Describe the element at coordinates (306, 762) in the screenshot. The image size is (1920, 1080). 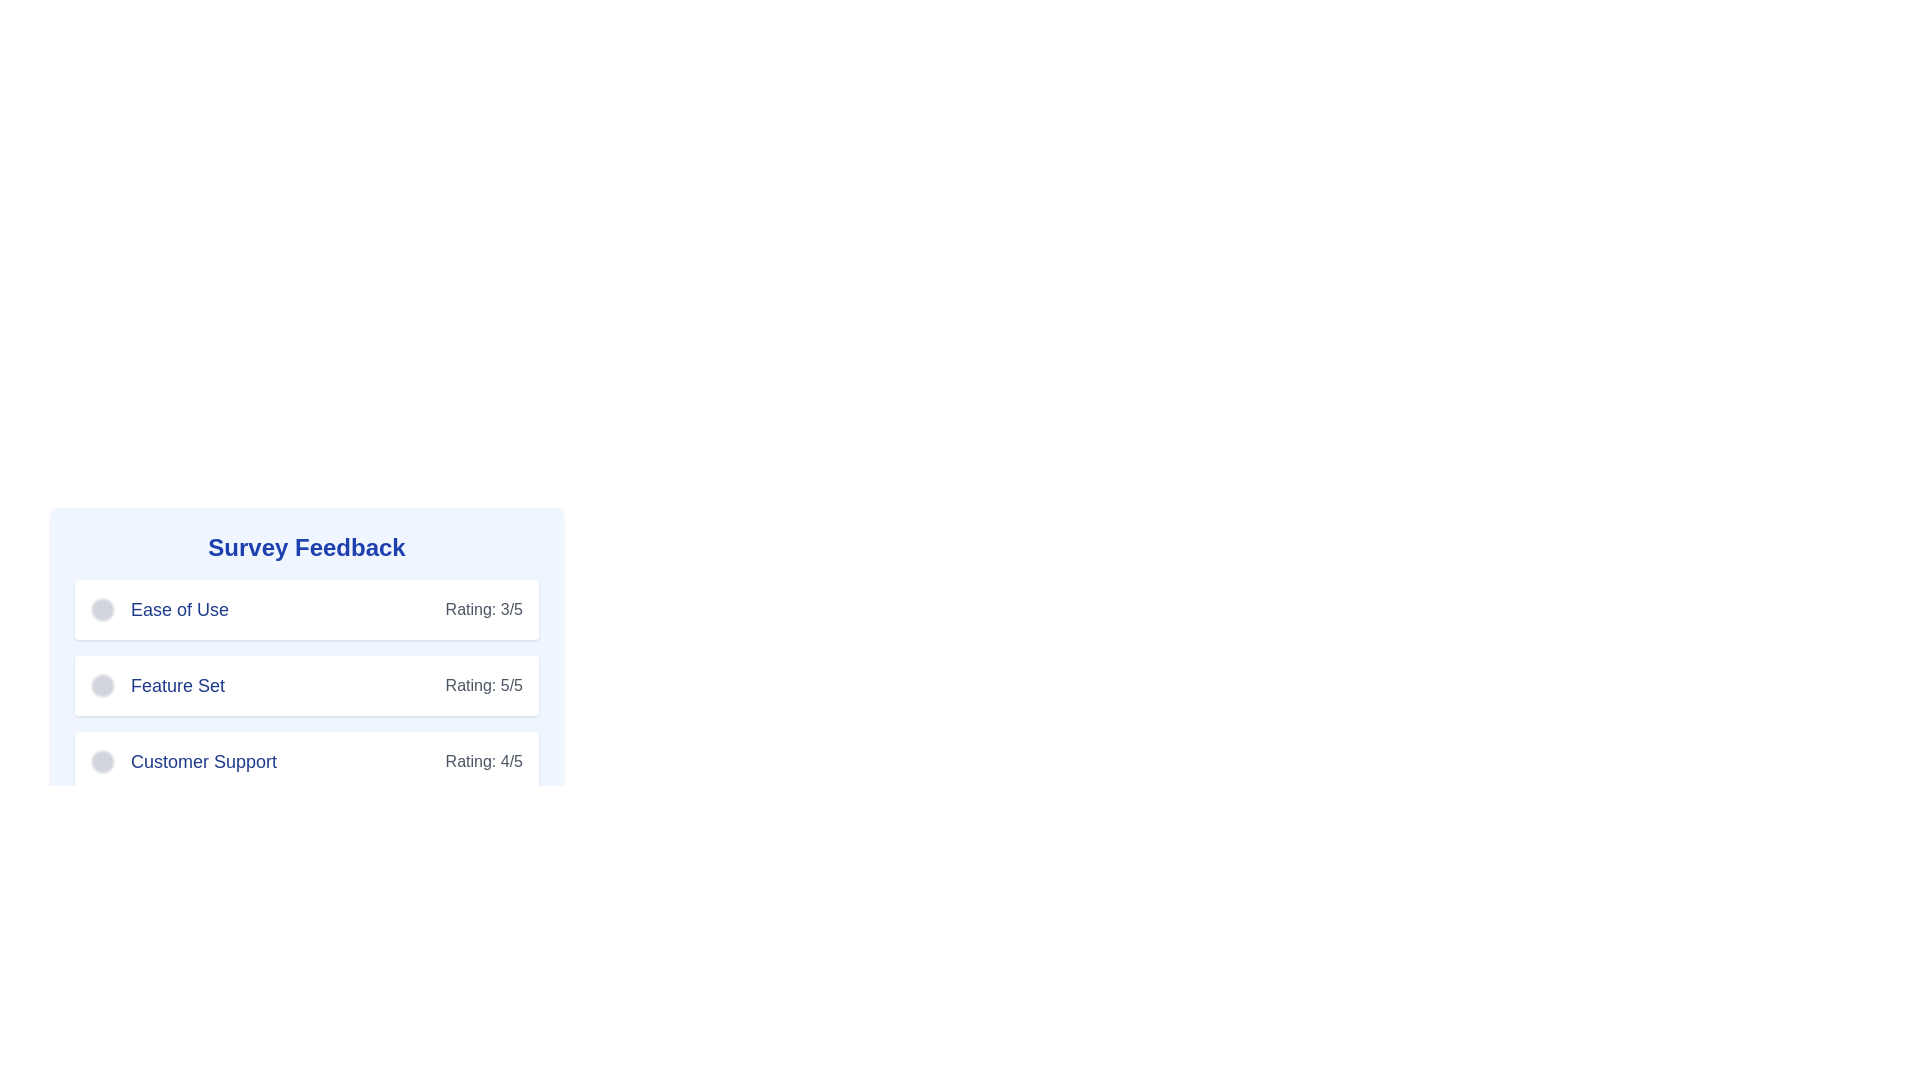
I see `the Feedback summary panel displaying 'Customer Support' with a rating of '4/5', which is the third item in the list` at that location.